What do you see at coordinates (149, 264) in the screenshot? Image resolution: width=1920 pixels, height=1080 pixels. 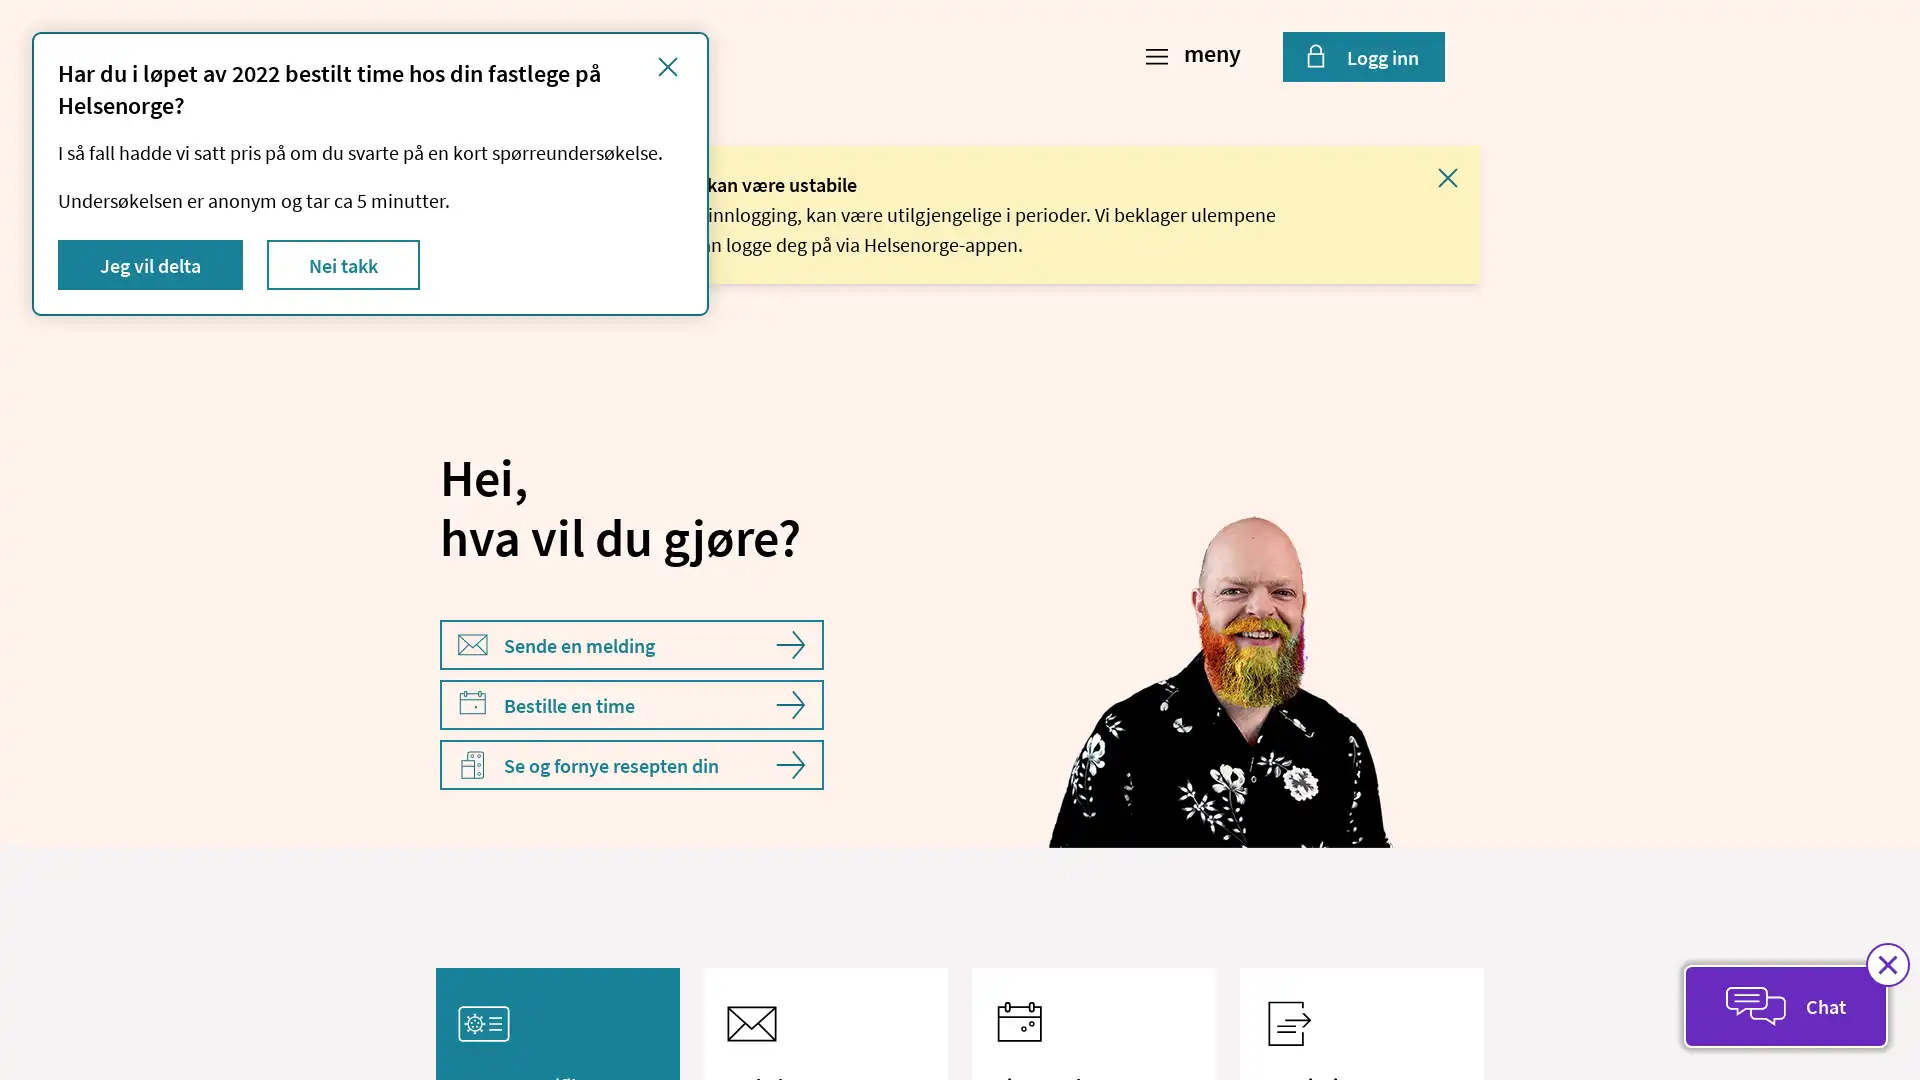 I see `Jeg vil delta` at bounding box center [149, 264].